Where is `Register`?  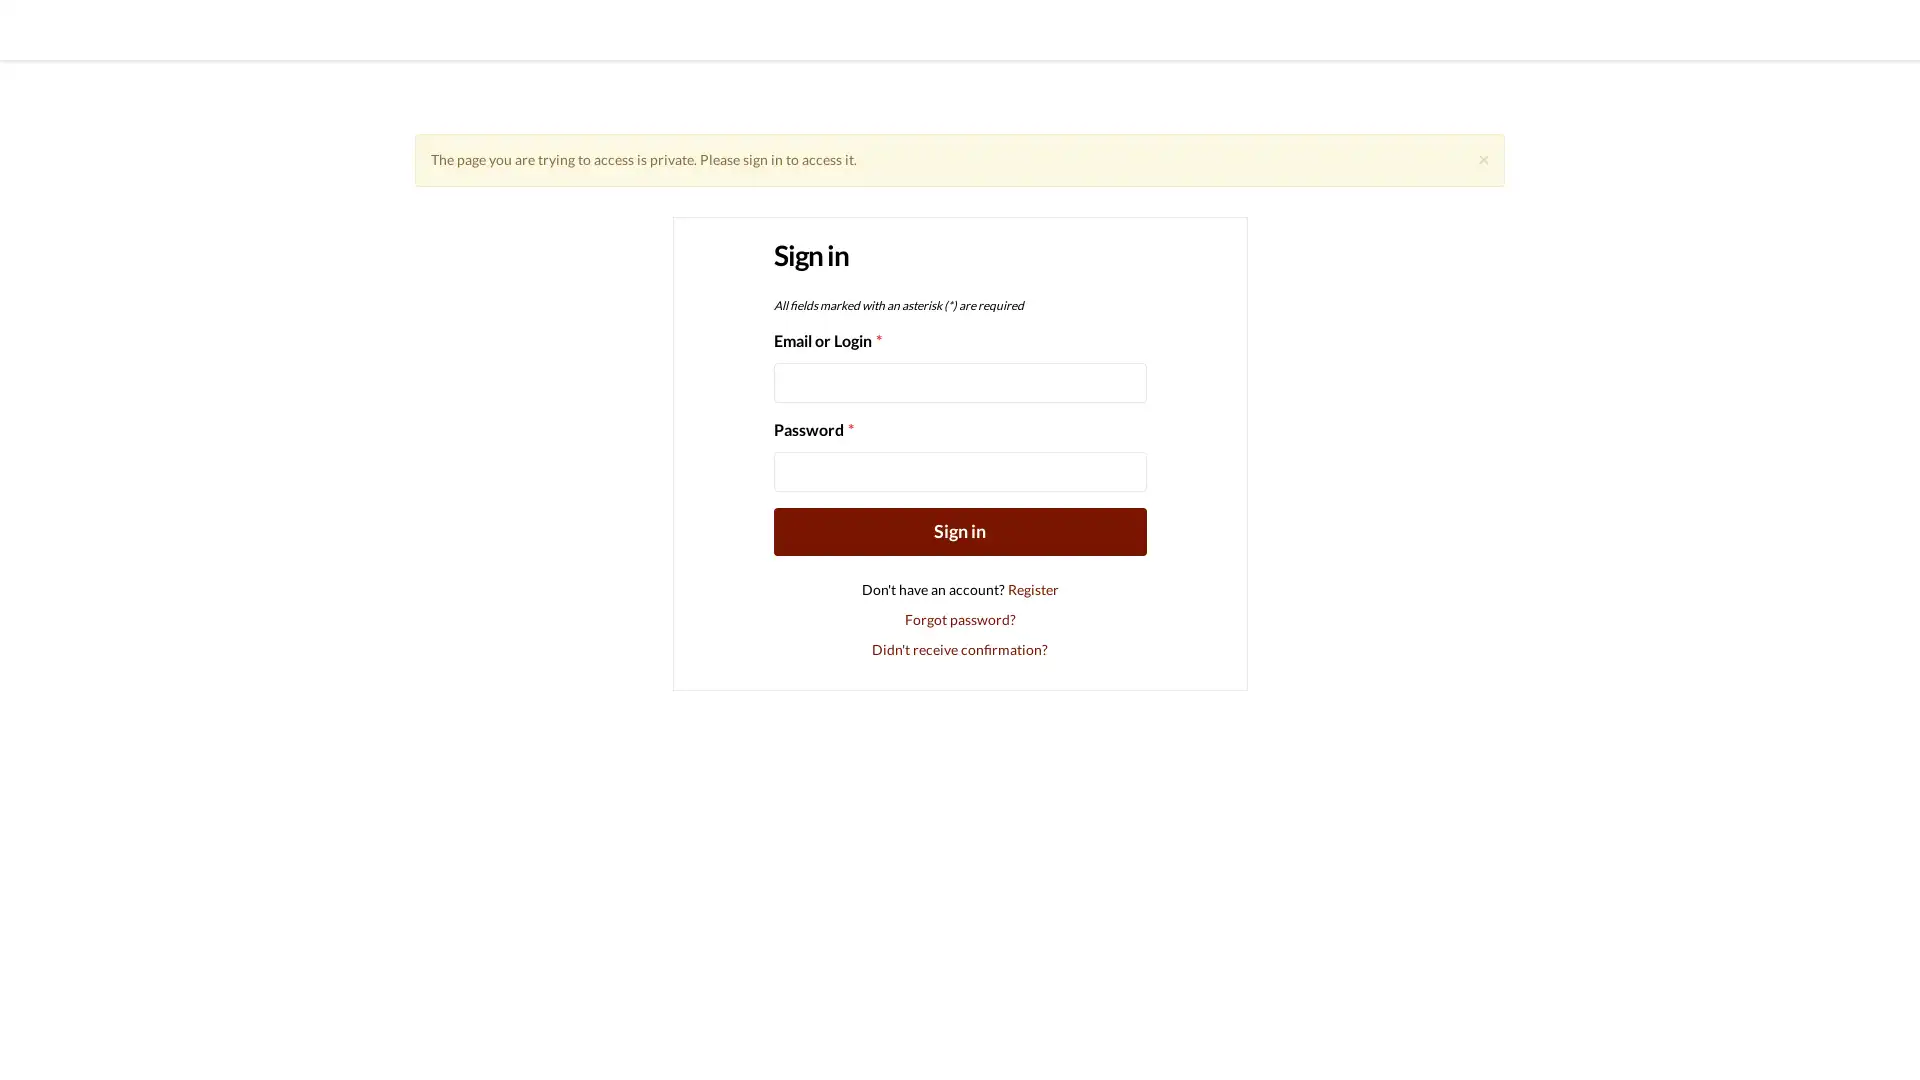 Register is located at coordinates (1032, 587).